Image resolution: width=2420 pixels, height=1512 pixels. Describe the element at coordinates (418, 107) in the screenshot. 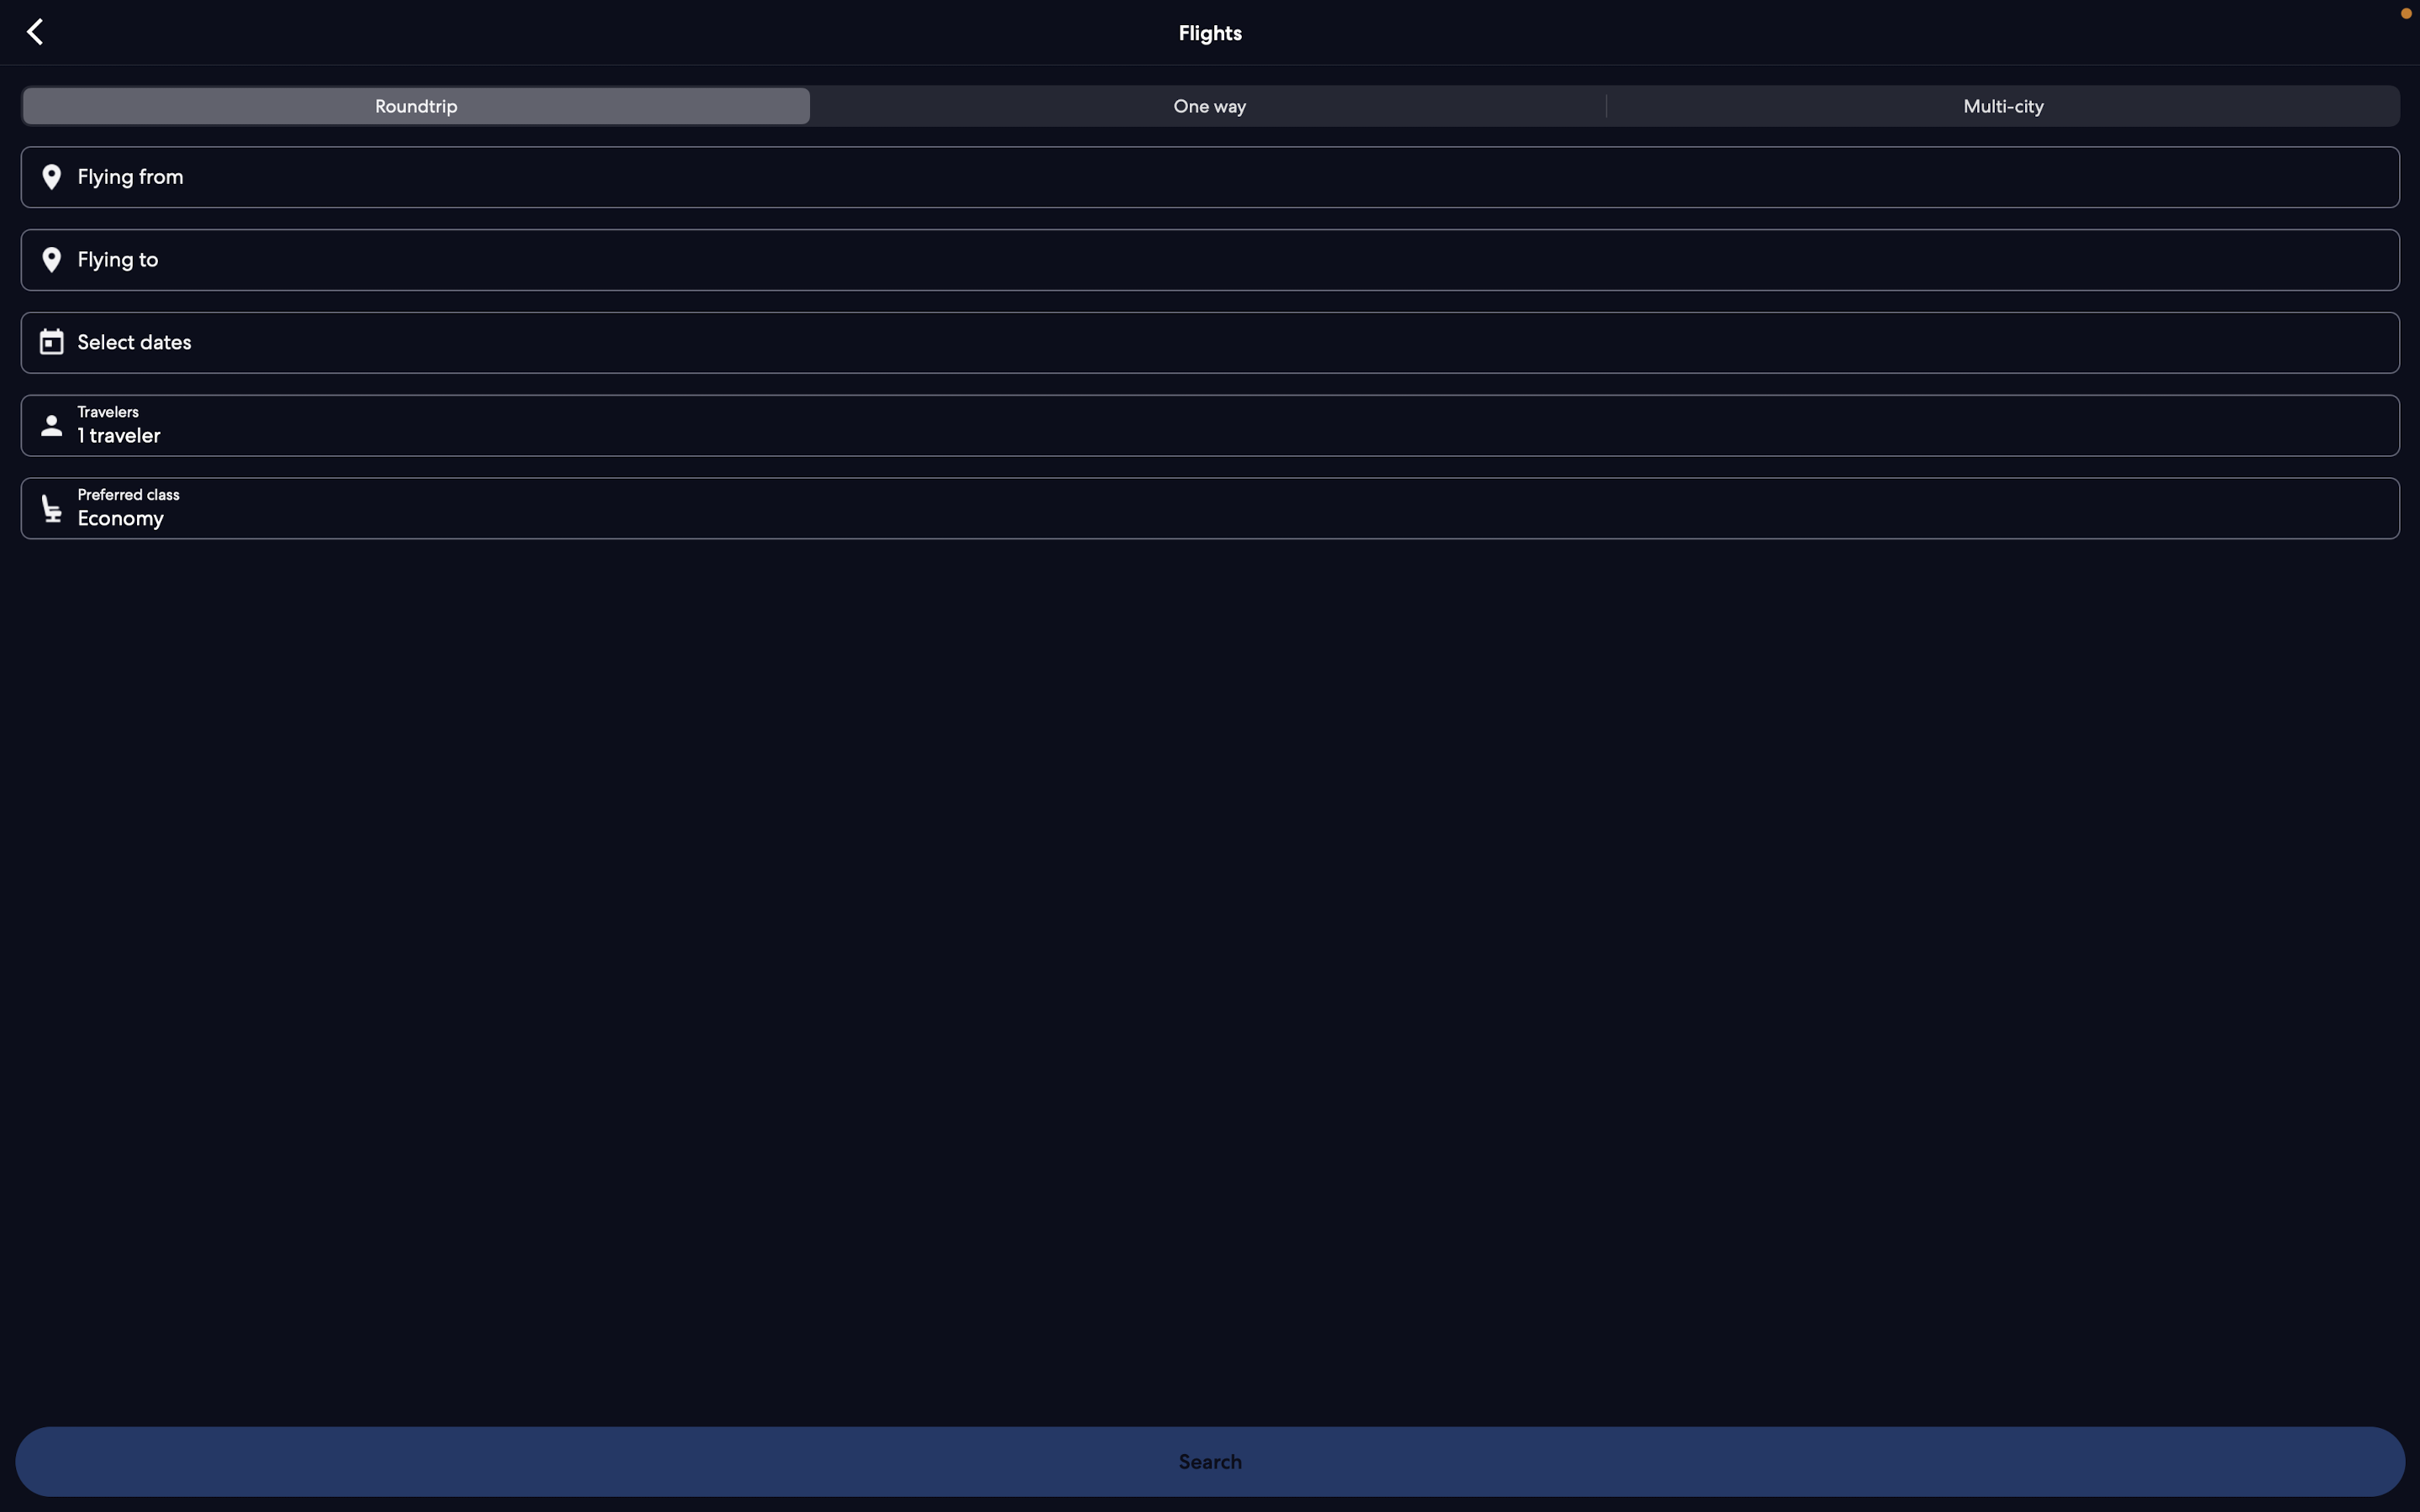

I see `Activate the roundtrip flight choice` at that location.